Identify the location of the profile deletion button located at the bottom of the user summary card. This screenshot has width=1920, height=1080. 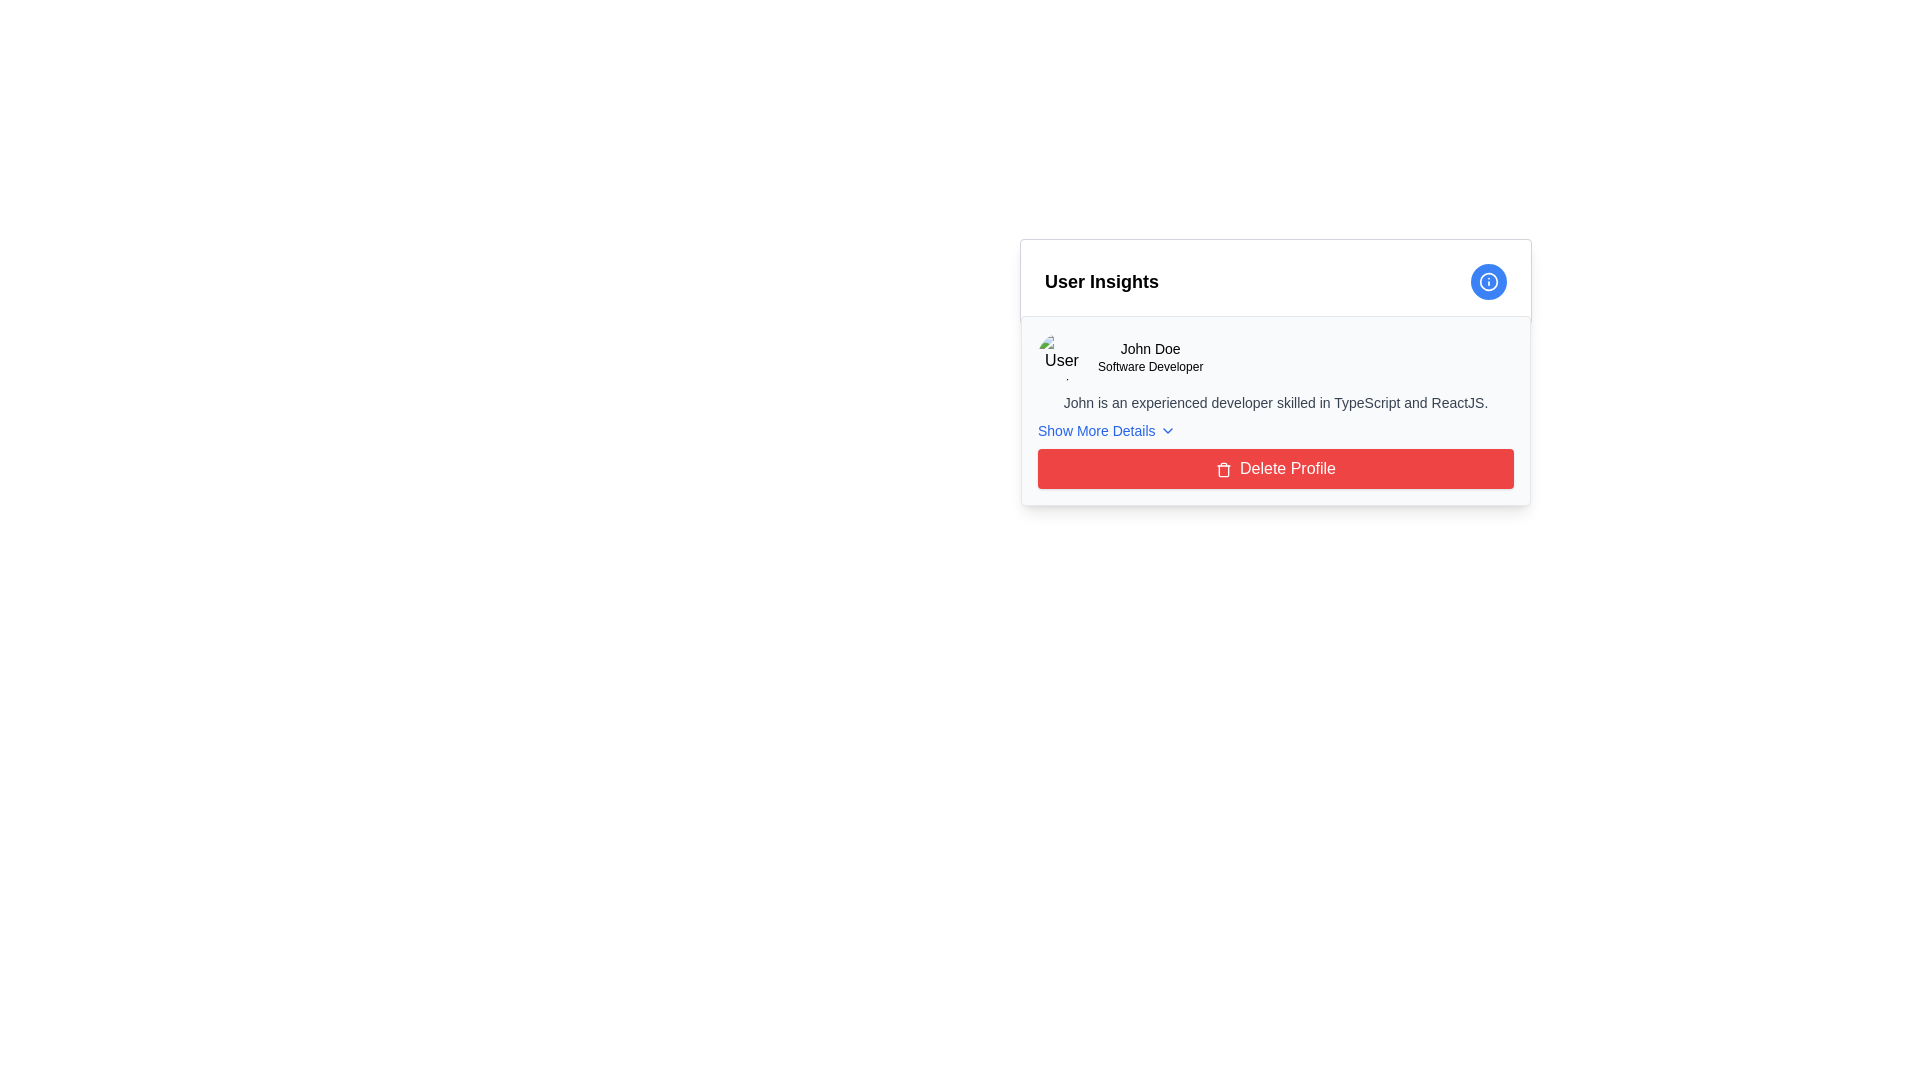
(1275, 469).